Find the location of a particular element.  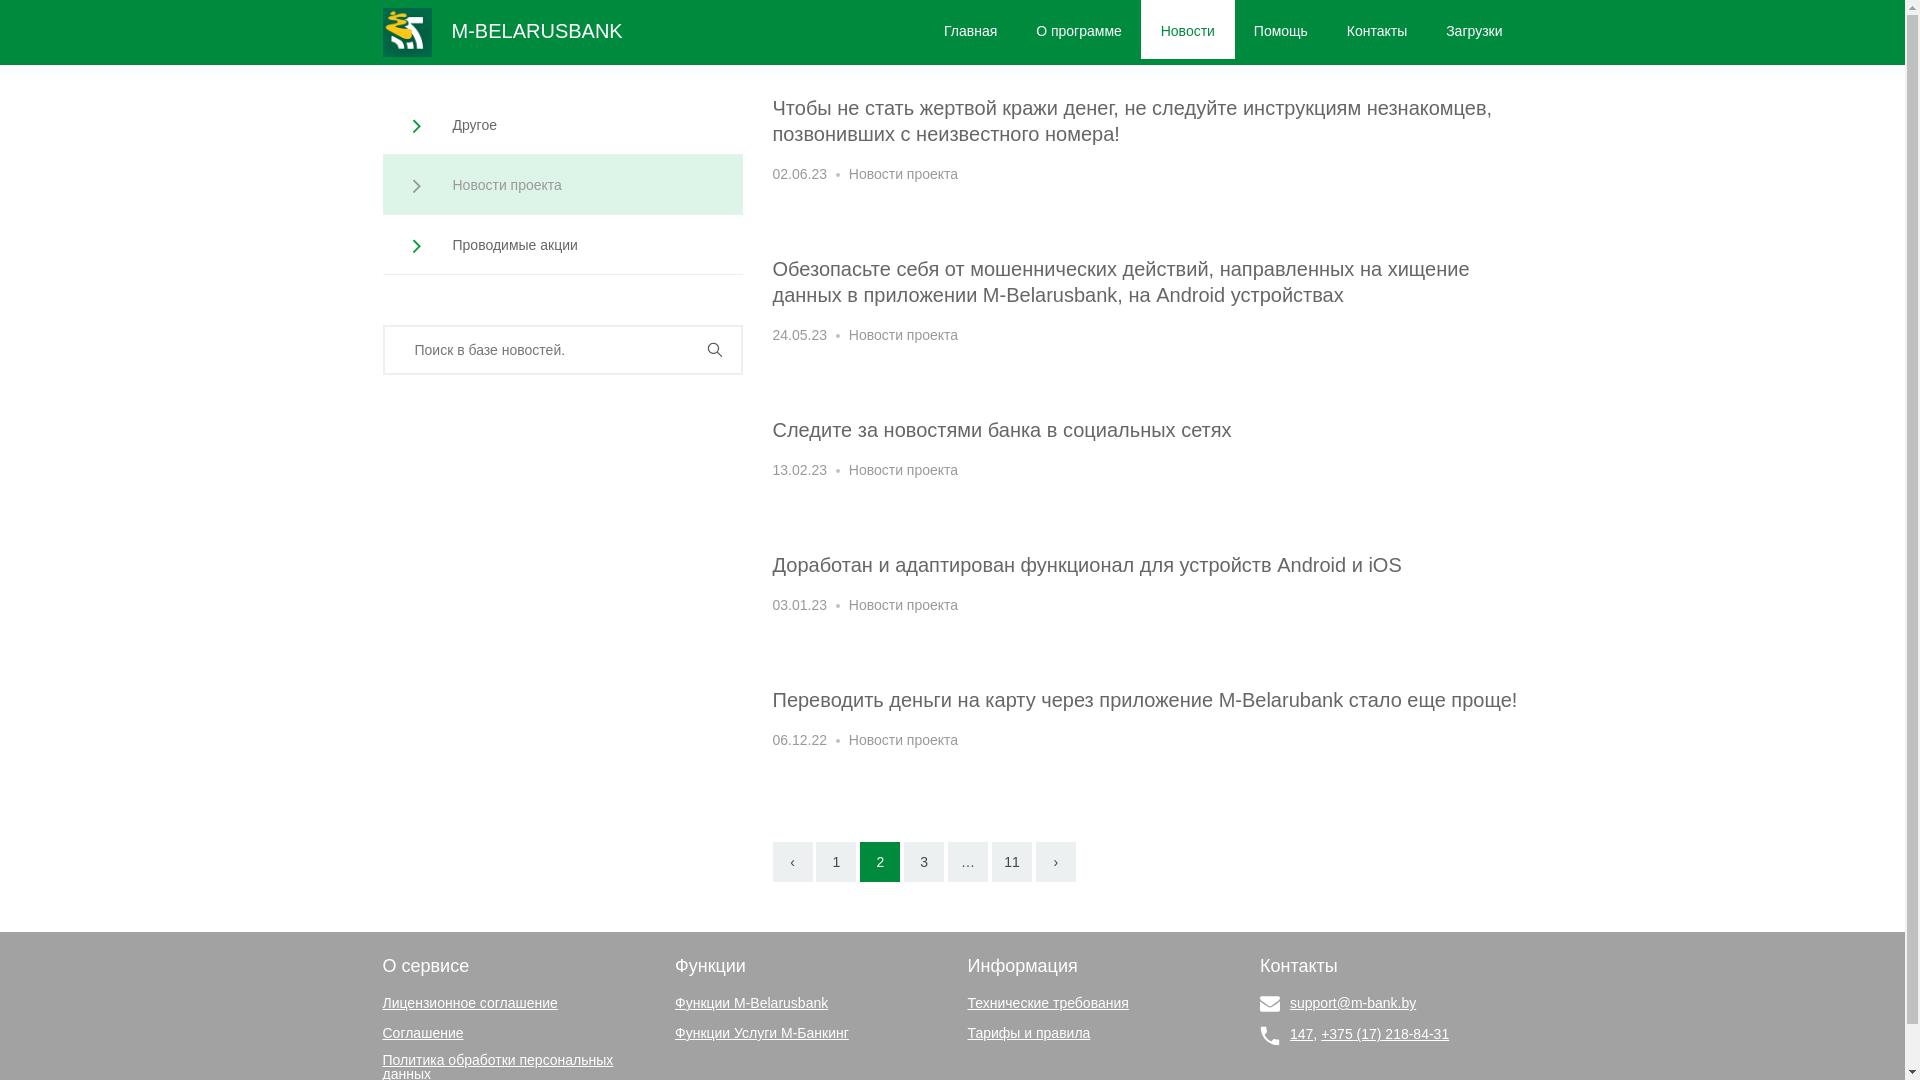

'M-BELARUSBANK' is located at coordinates (502, 30).